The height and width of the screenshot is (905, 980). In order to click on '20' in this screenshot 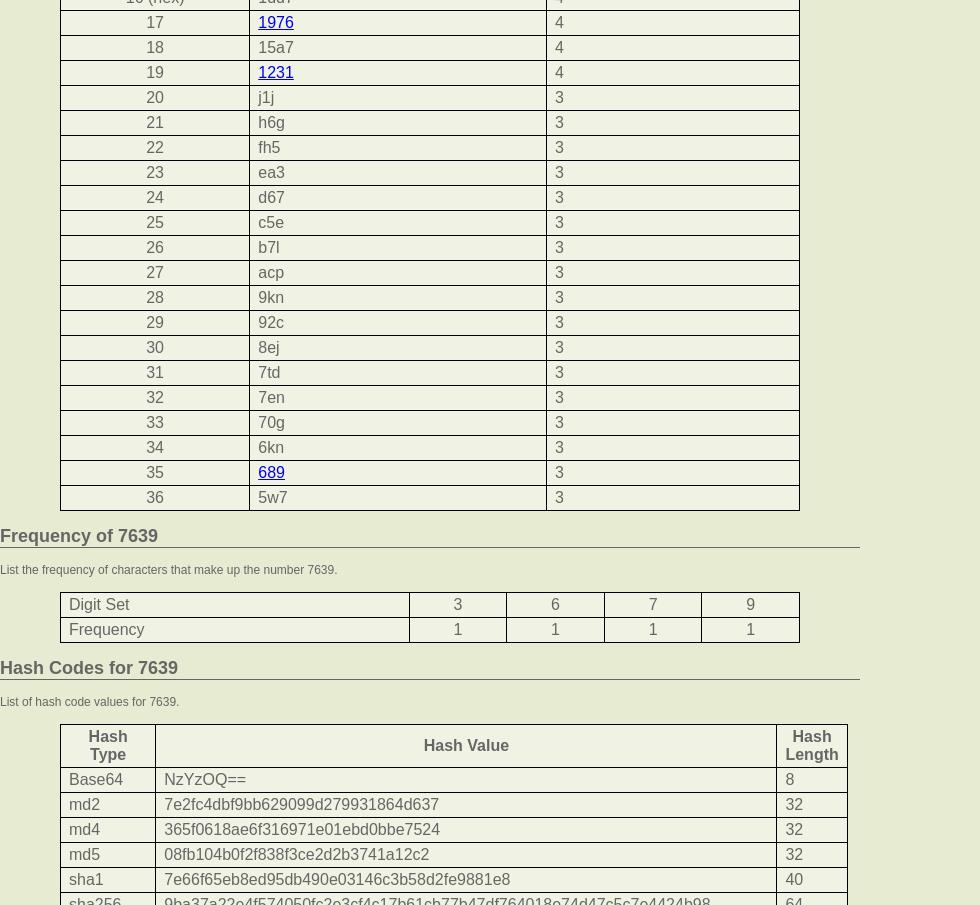, I will do `click(155, 97)`.